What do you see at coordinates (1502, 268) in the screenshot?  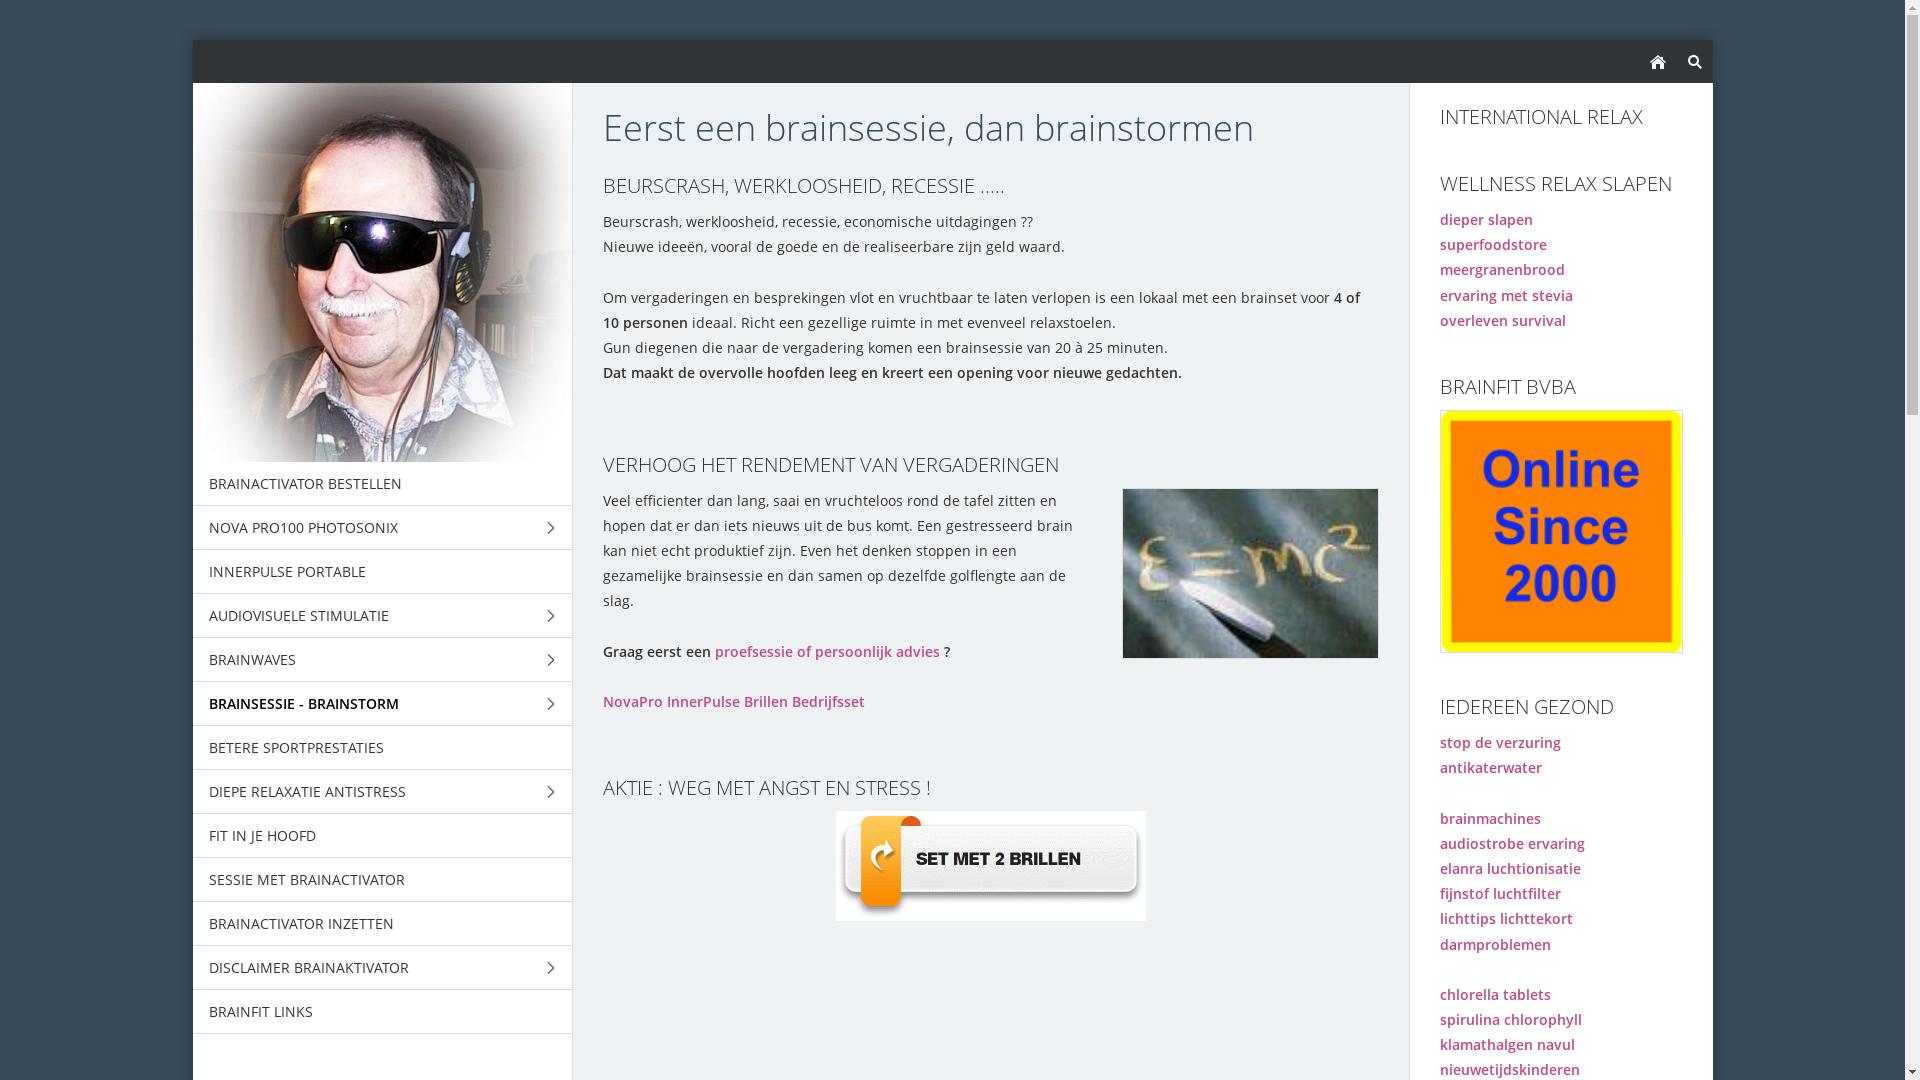 I see `'meergranenbrood'` at bounding box center [1502, 268].